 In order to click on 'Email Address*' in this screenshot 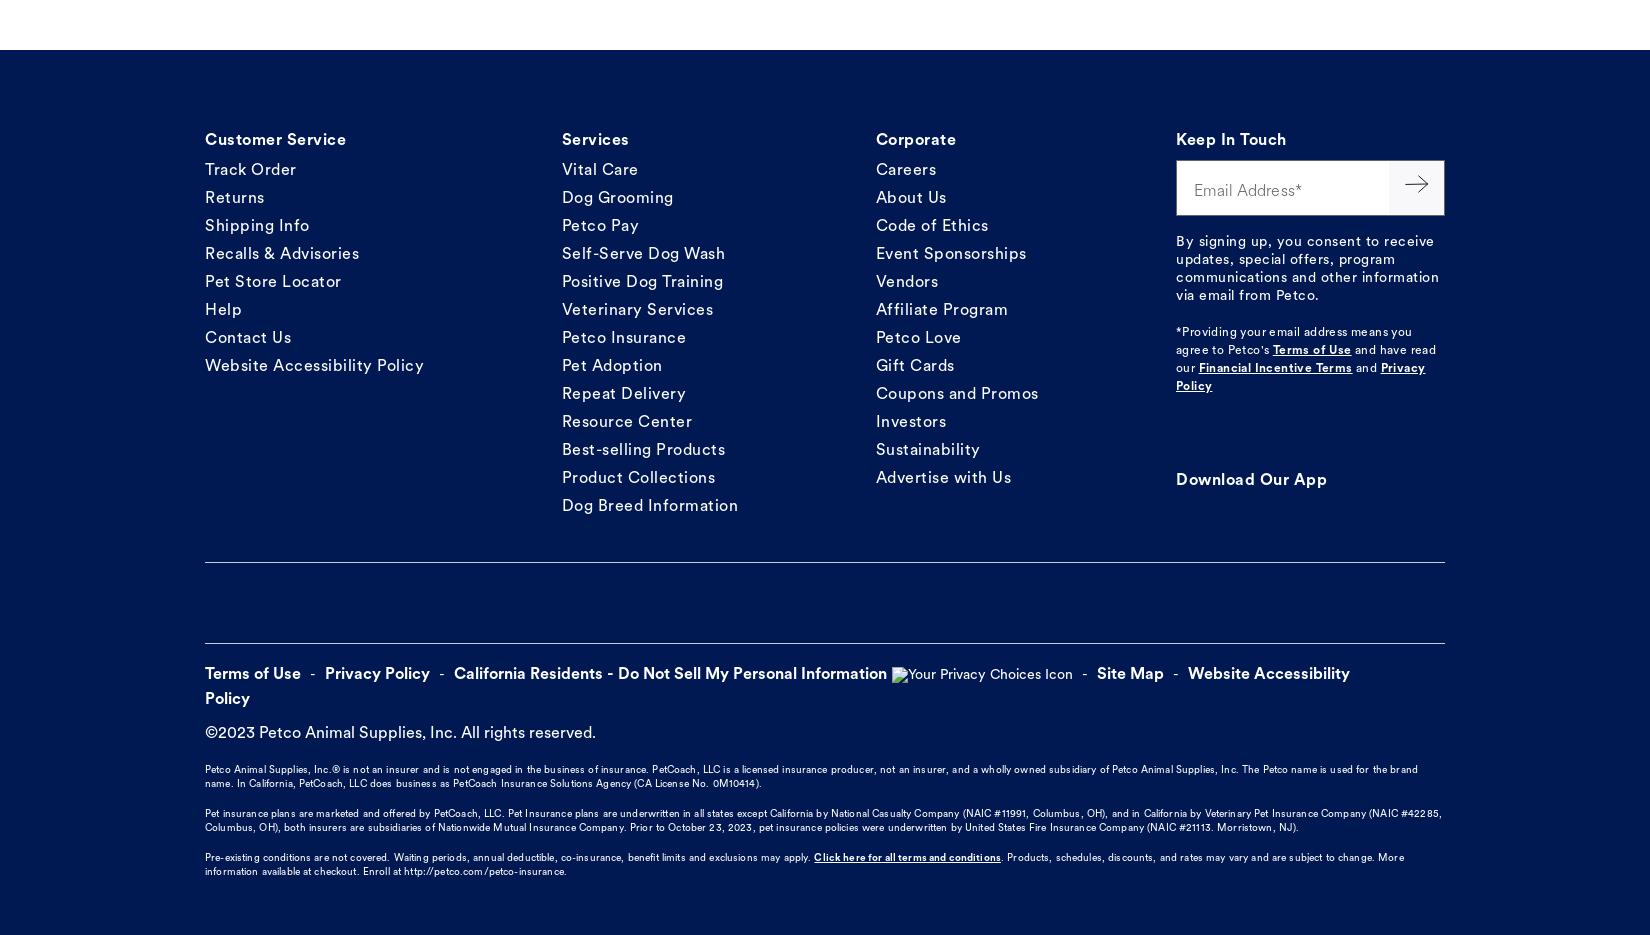, I will do `click(1192, 190)`.